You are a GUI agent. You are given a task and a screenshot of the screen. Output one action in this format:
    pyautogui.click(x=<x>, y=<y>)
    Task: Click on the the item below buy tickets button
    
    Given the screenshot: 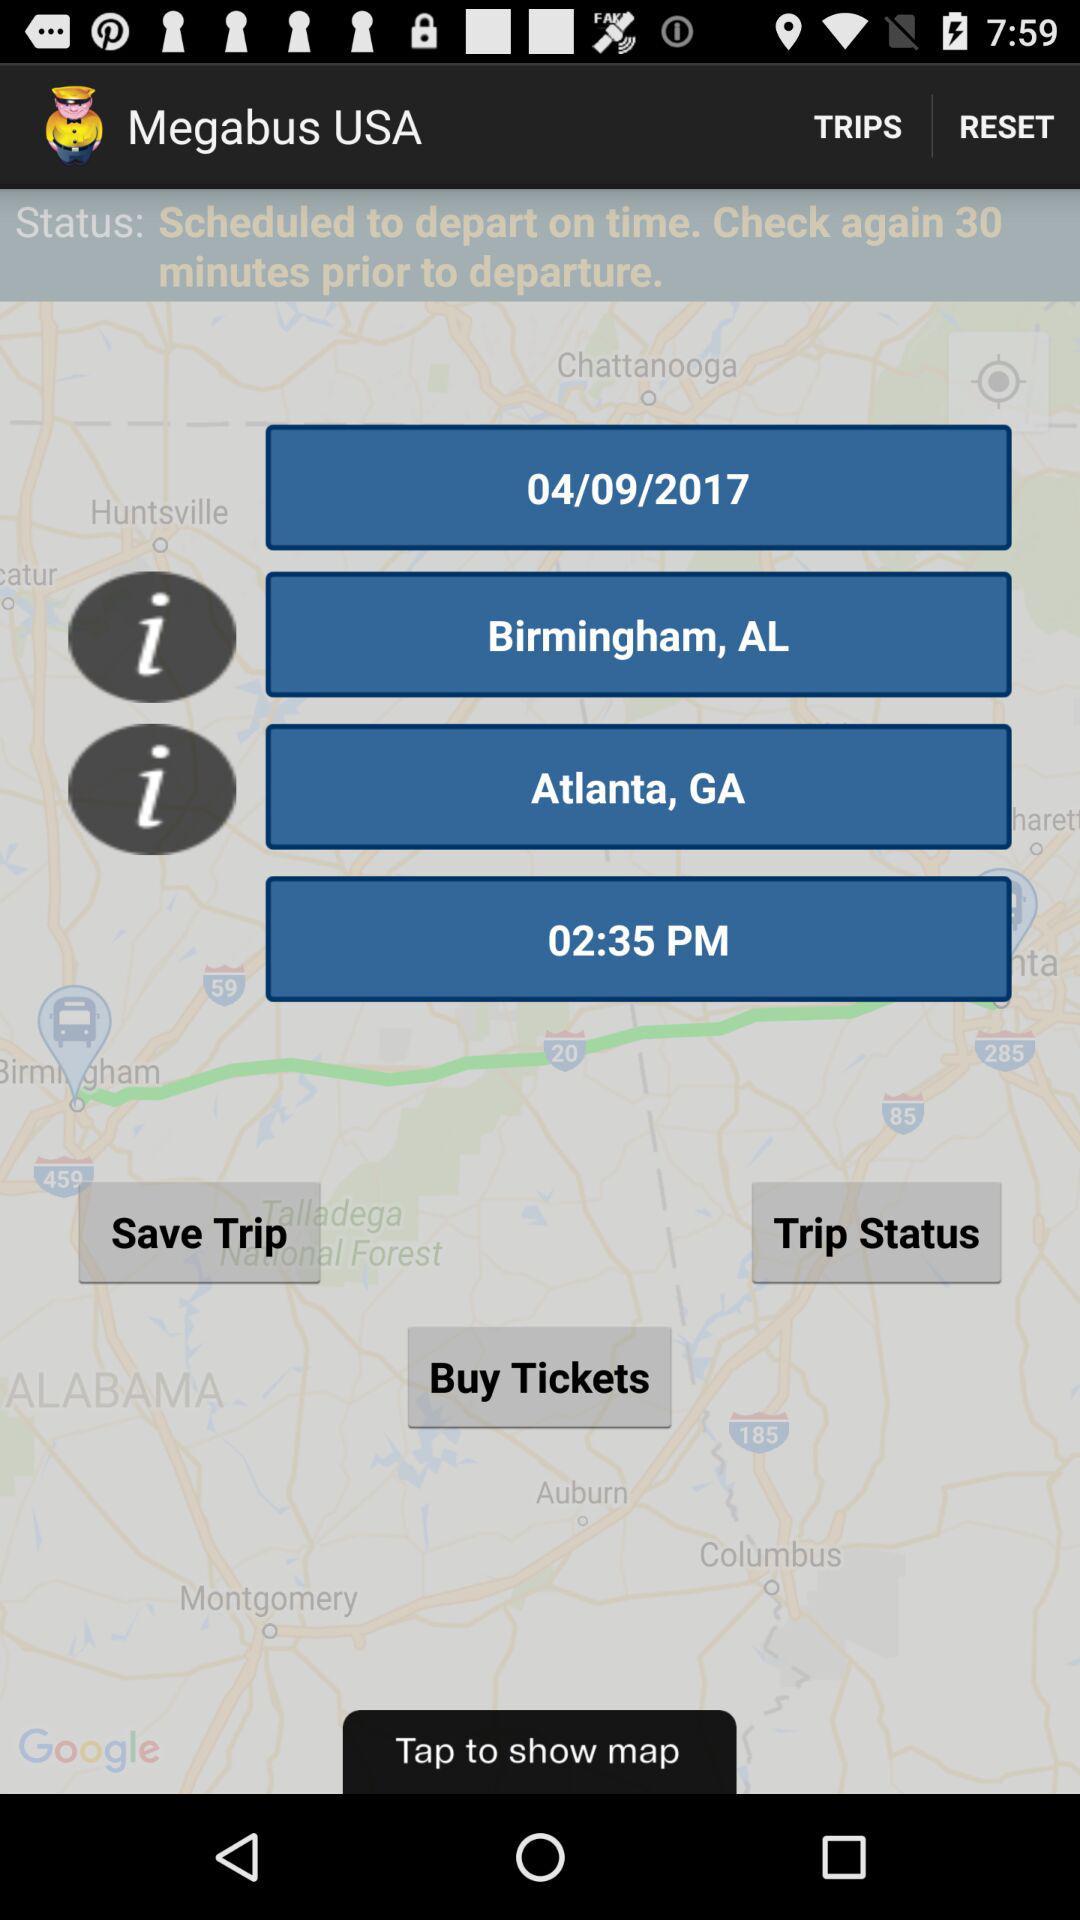 What is the action you would take?
    pyautogui.click(x=538, y=1751)
    